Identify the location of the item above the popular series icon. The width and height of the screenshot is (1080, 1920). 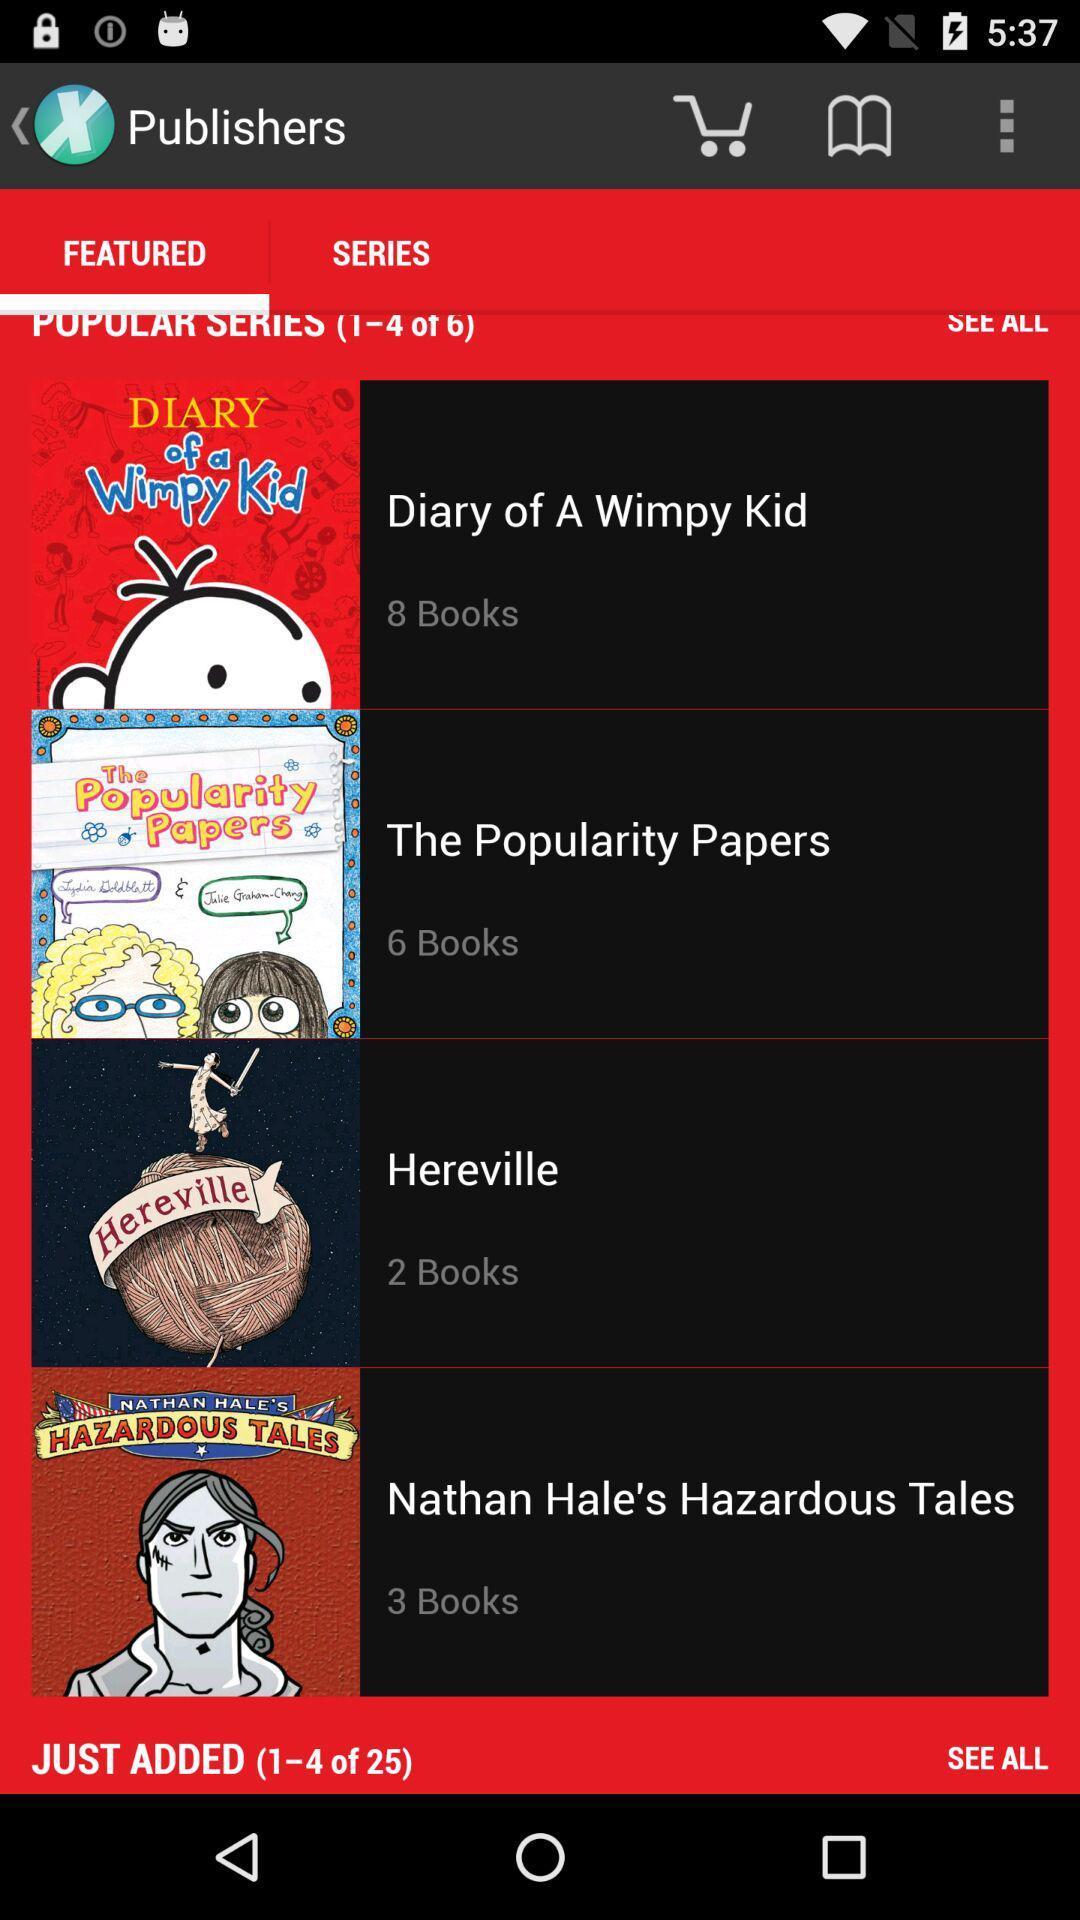
(134, 251).